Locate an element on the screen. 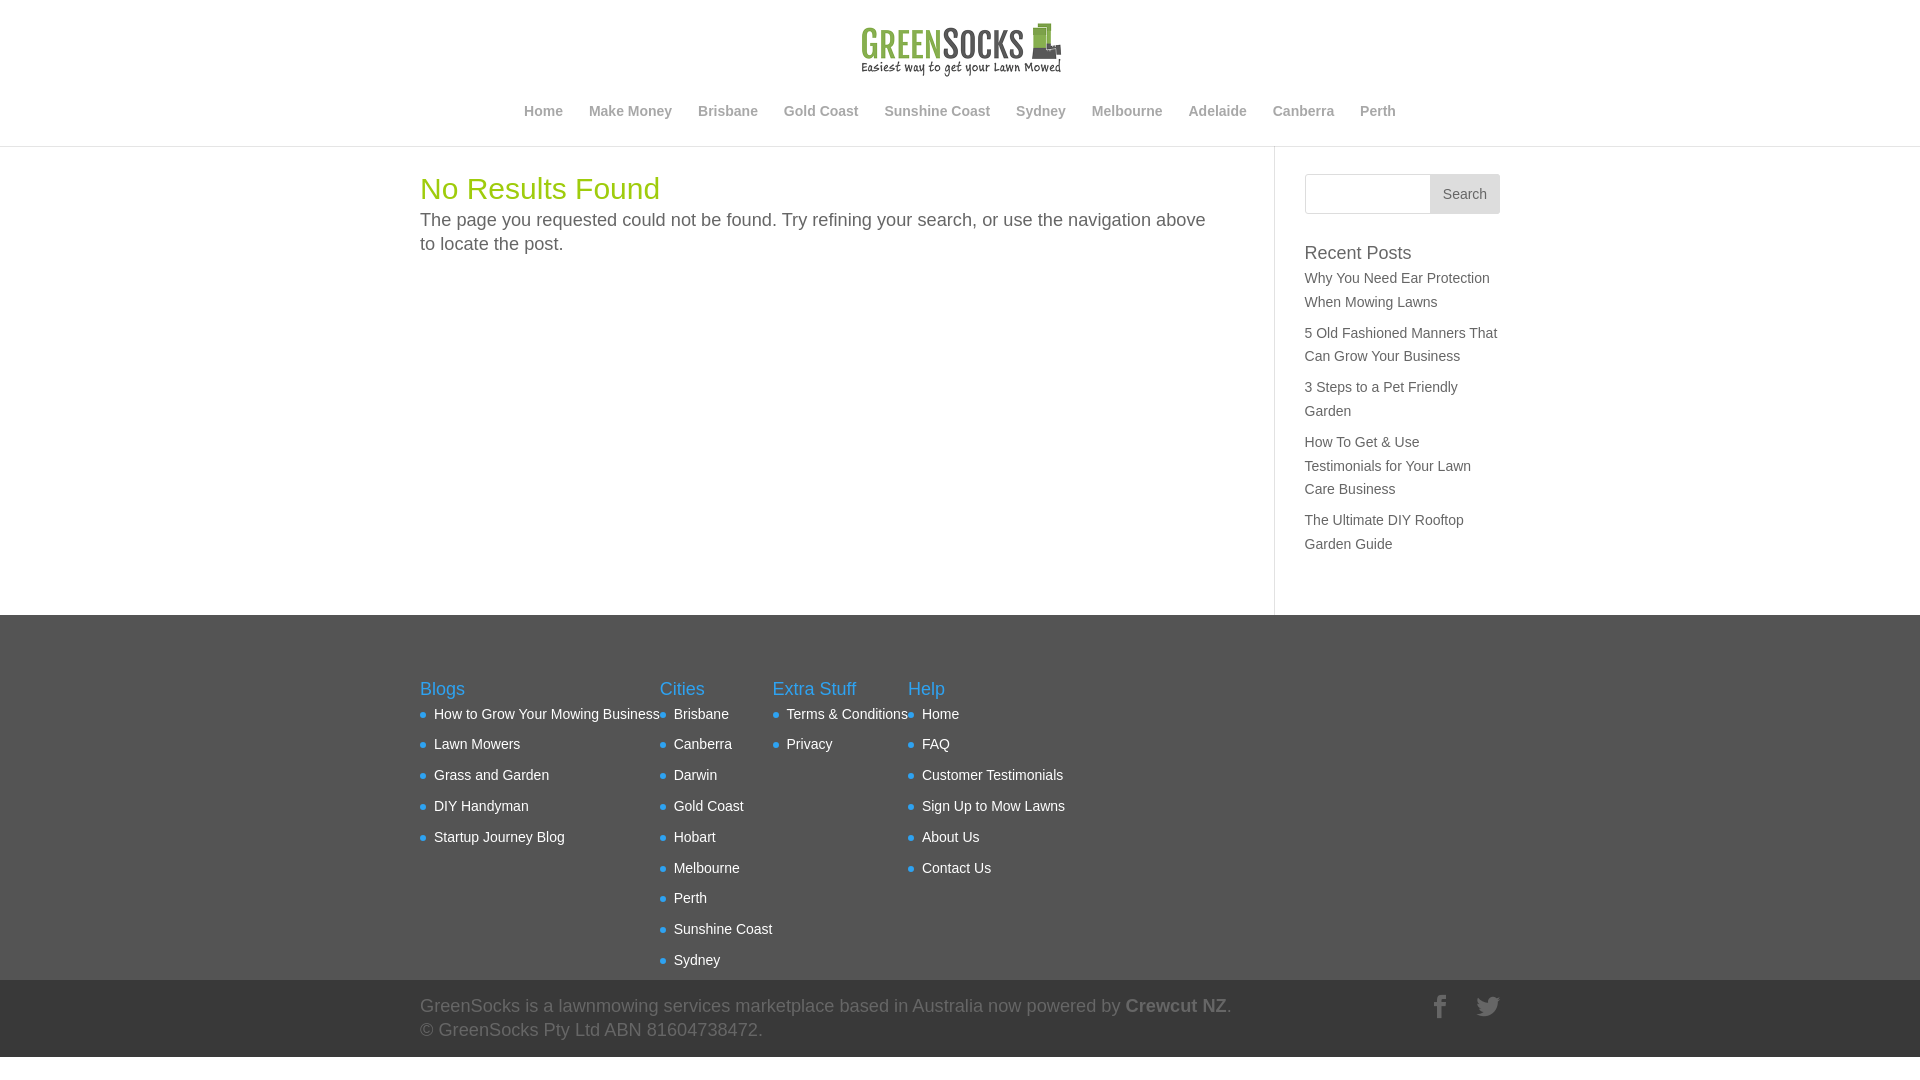 Image resolution: width=1920 pixels, height=1080 pixels. '5 Old Fashioned Manners That Can Grow Your Business' is located at coordinates (1305, 343).